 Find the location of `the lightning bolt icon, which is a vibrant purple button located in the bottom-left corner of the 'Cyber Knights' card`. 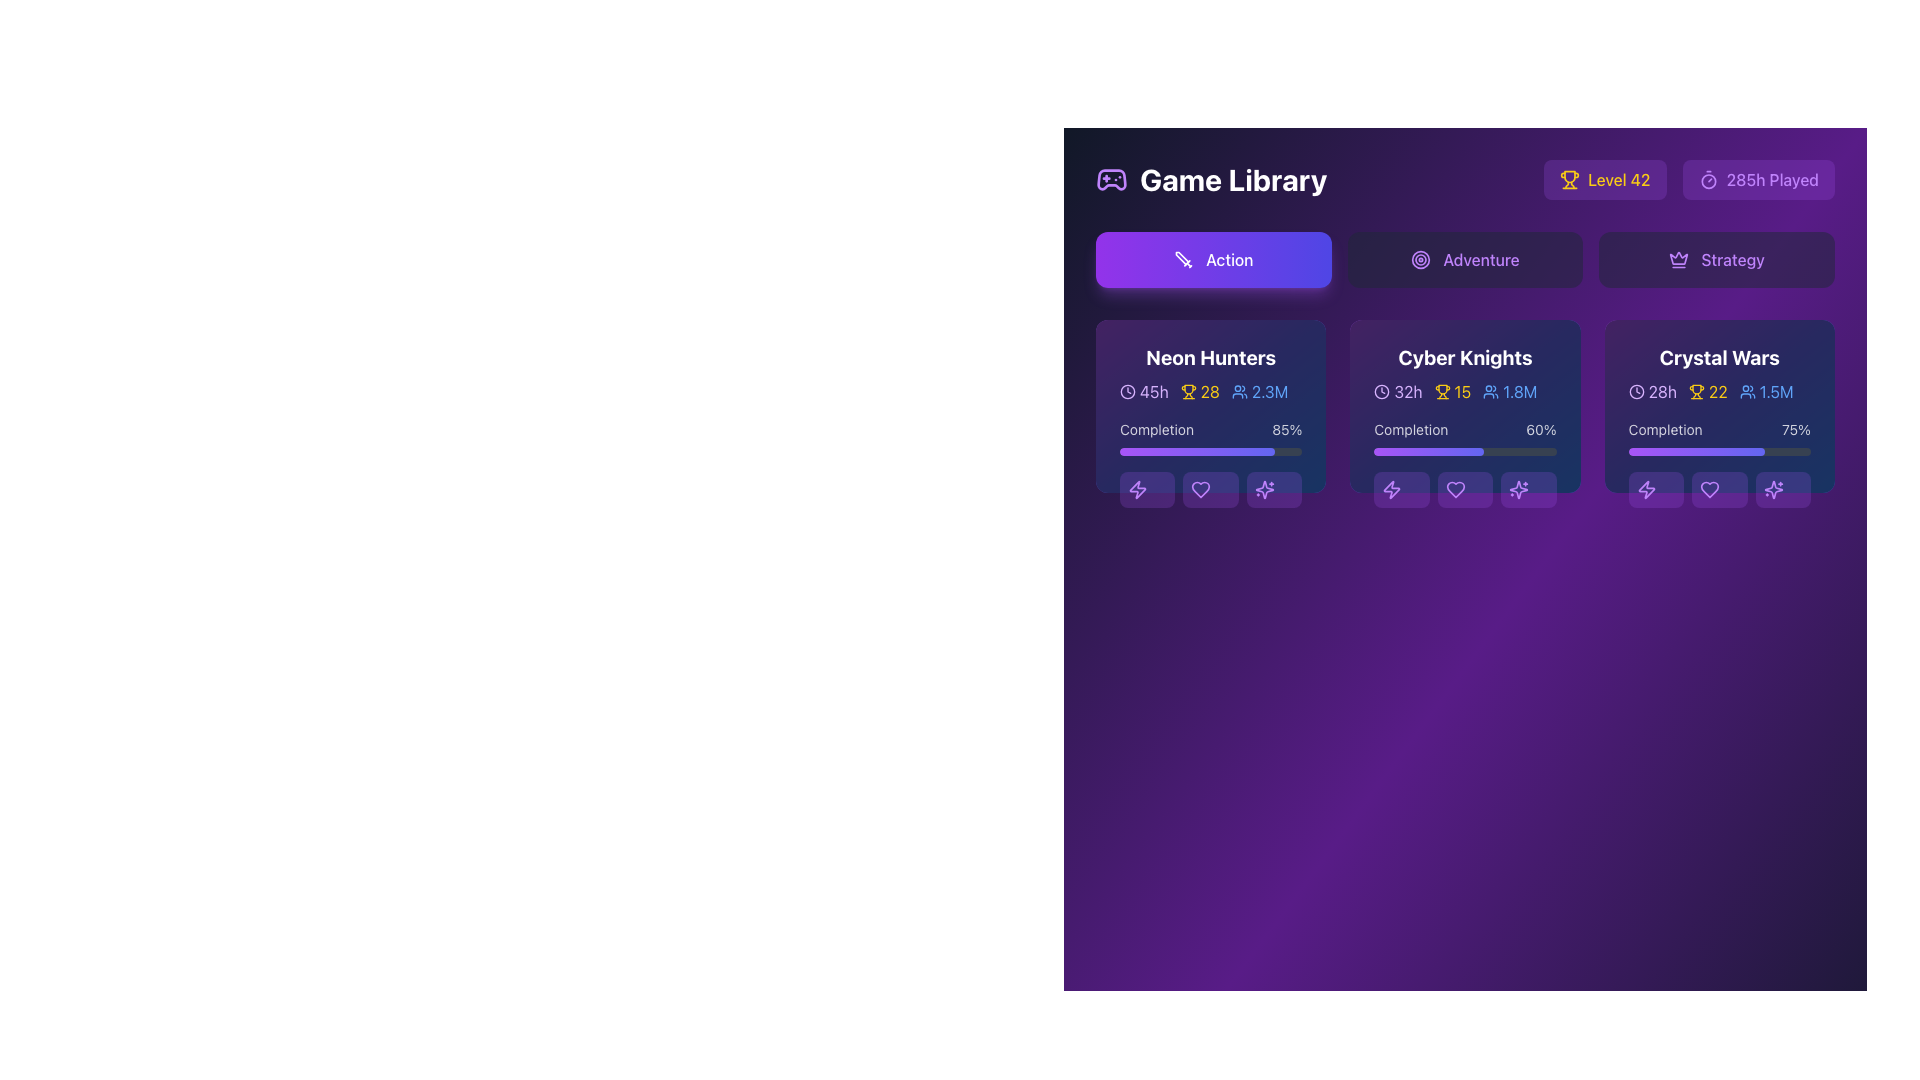

the lightning bolt icon, which is a vibrant purple button located in the bottom-left corner of the 'Cyber Knights' card is located at coordinates (1391, 489).